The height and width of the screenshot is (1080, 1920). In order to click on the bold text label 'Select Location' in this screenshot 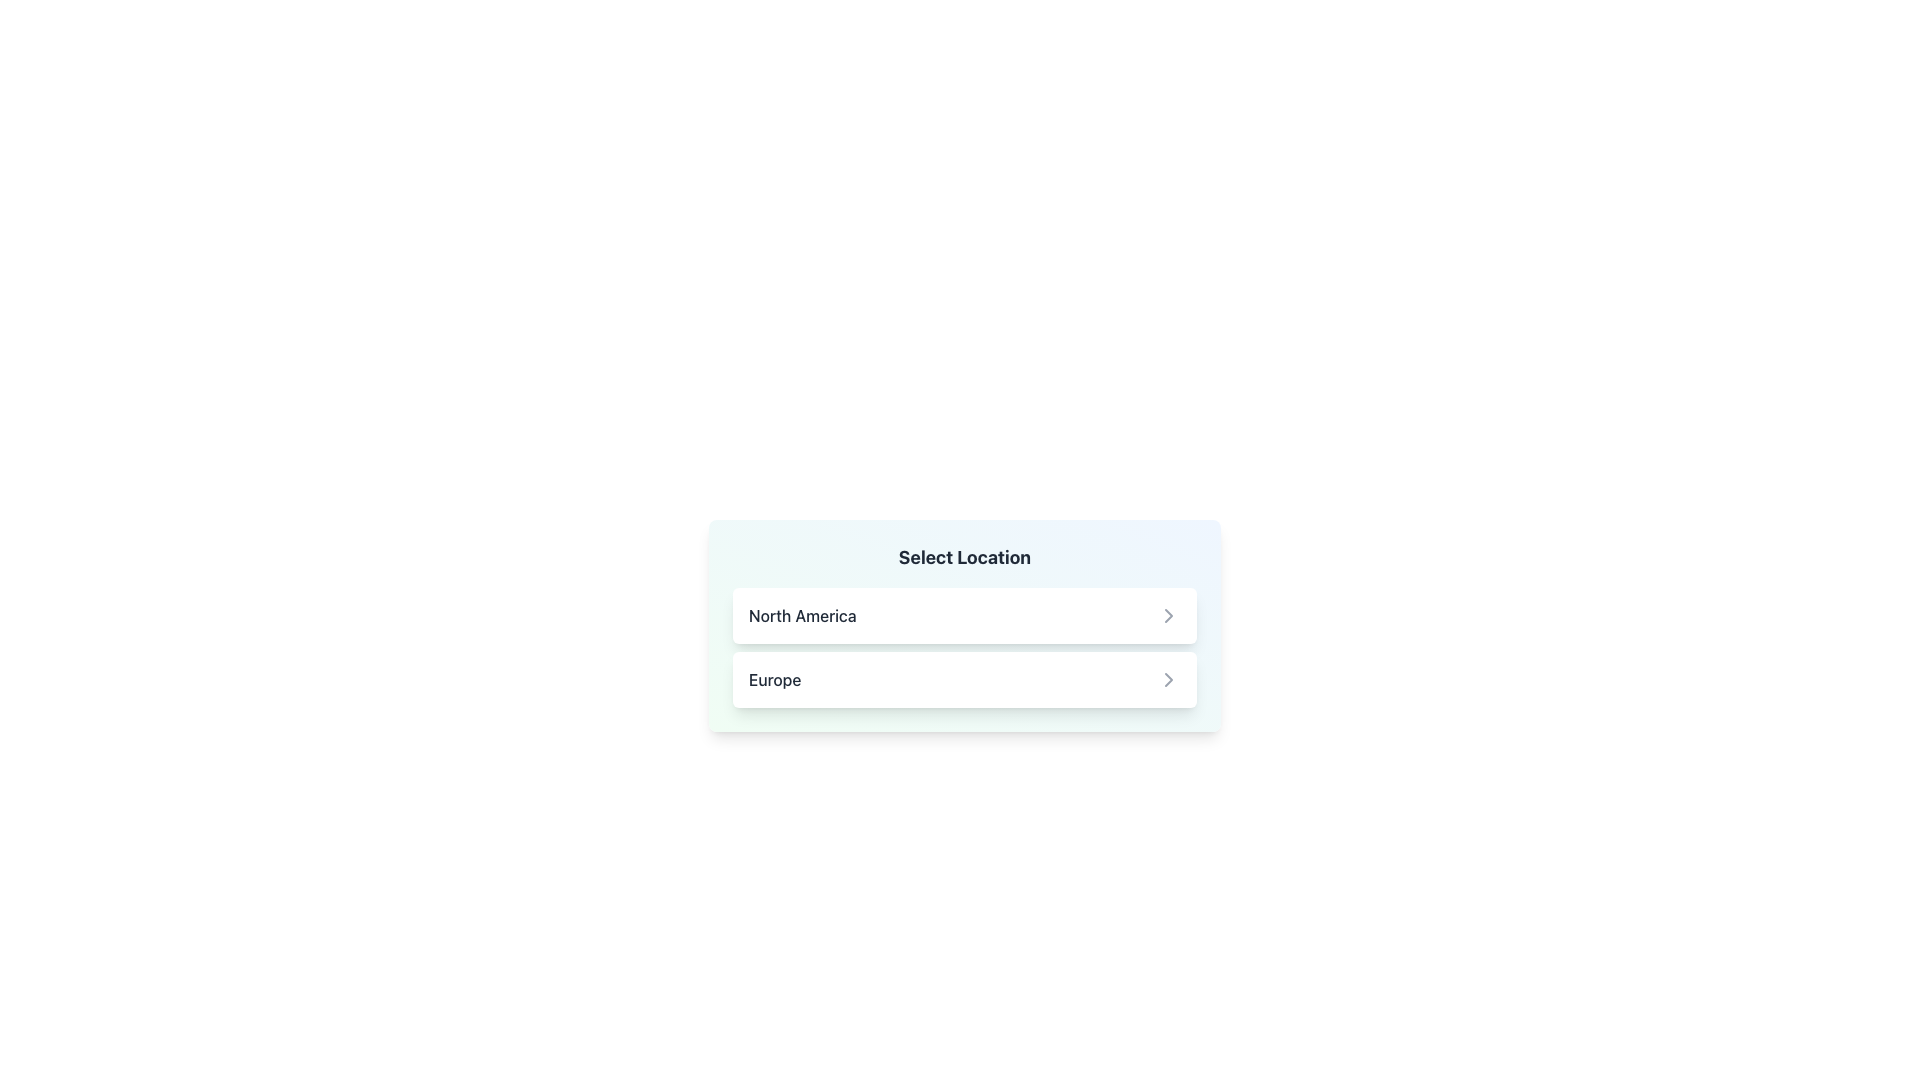, I will do `click(964, 558)`.